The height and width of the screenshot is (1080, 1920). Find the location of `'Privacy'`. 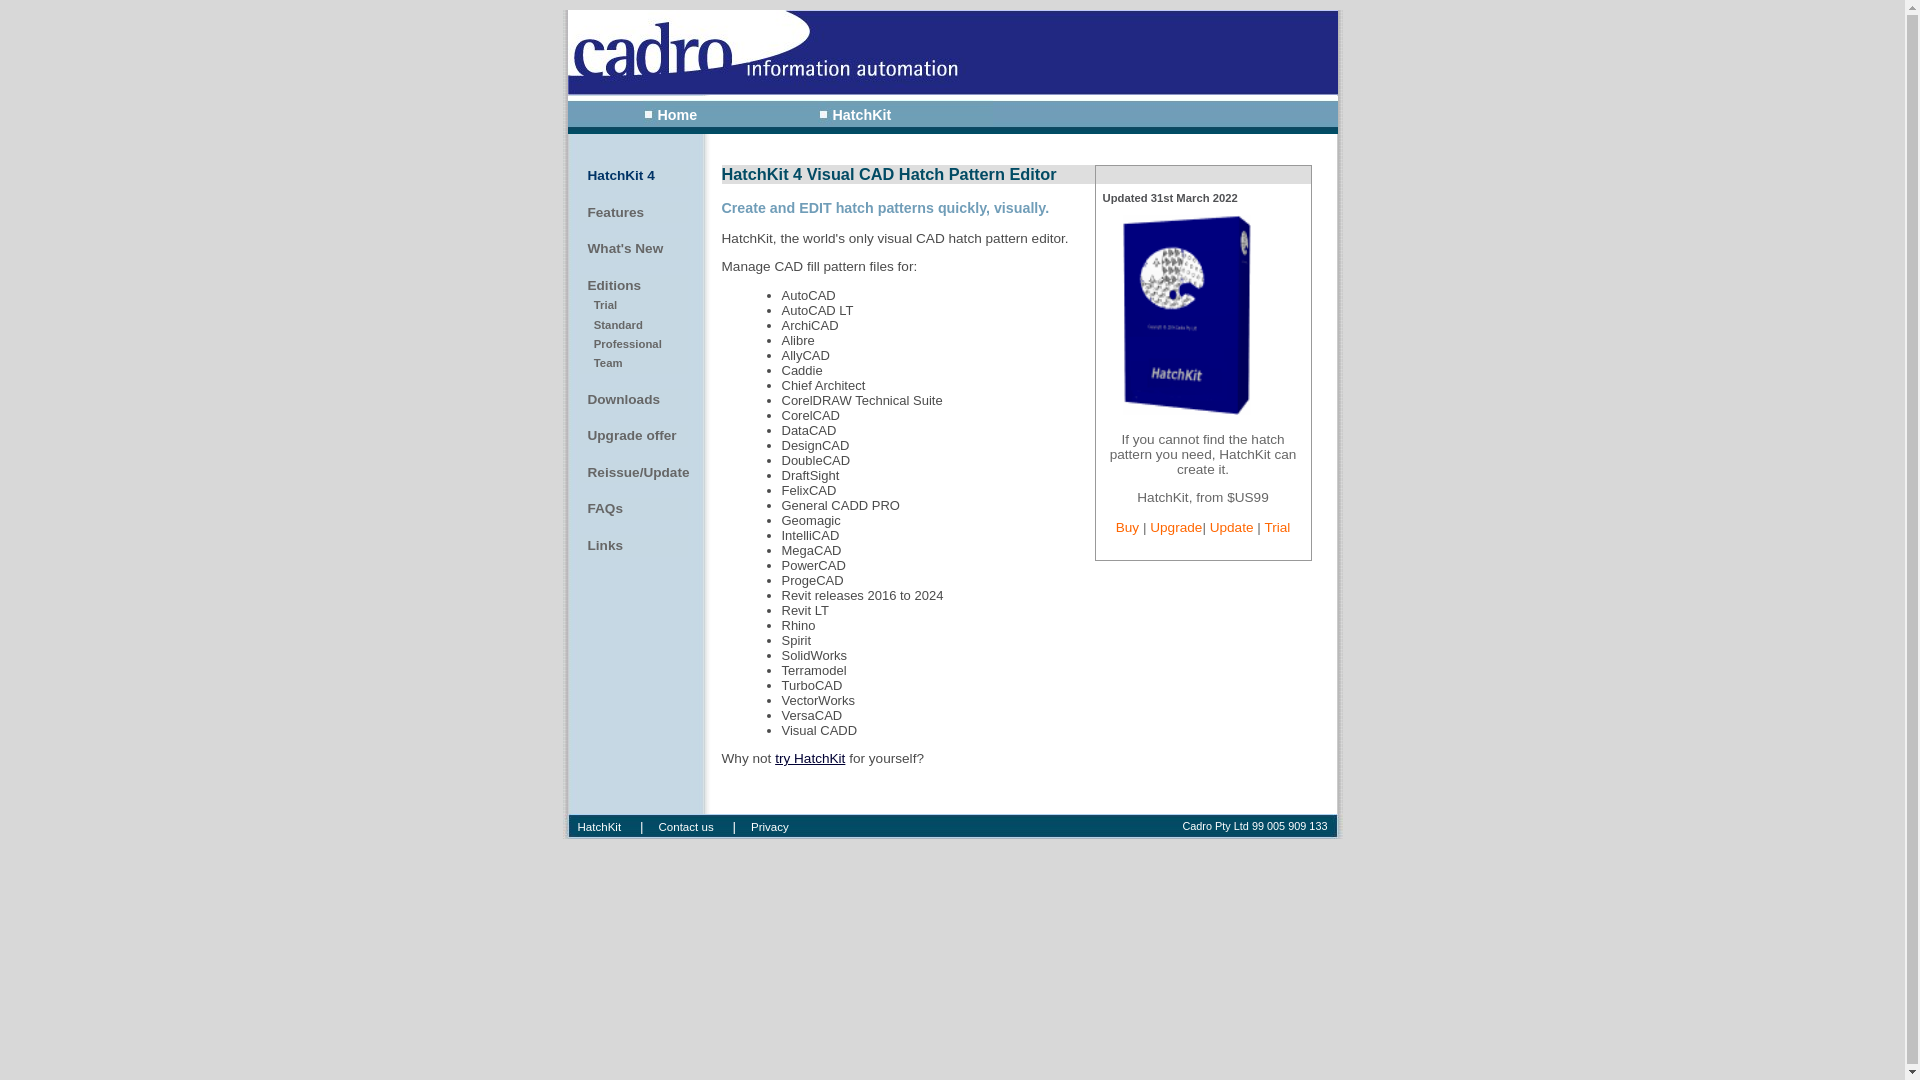

'Privacy' is located at coordinates (768, 826).